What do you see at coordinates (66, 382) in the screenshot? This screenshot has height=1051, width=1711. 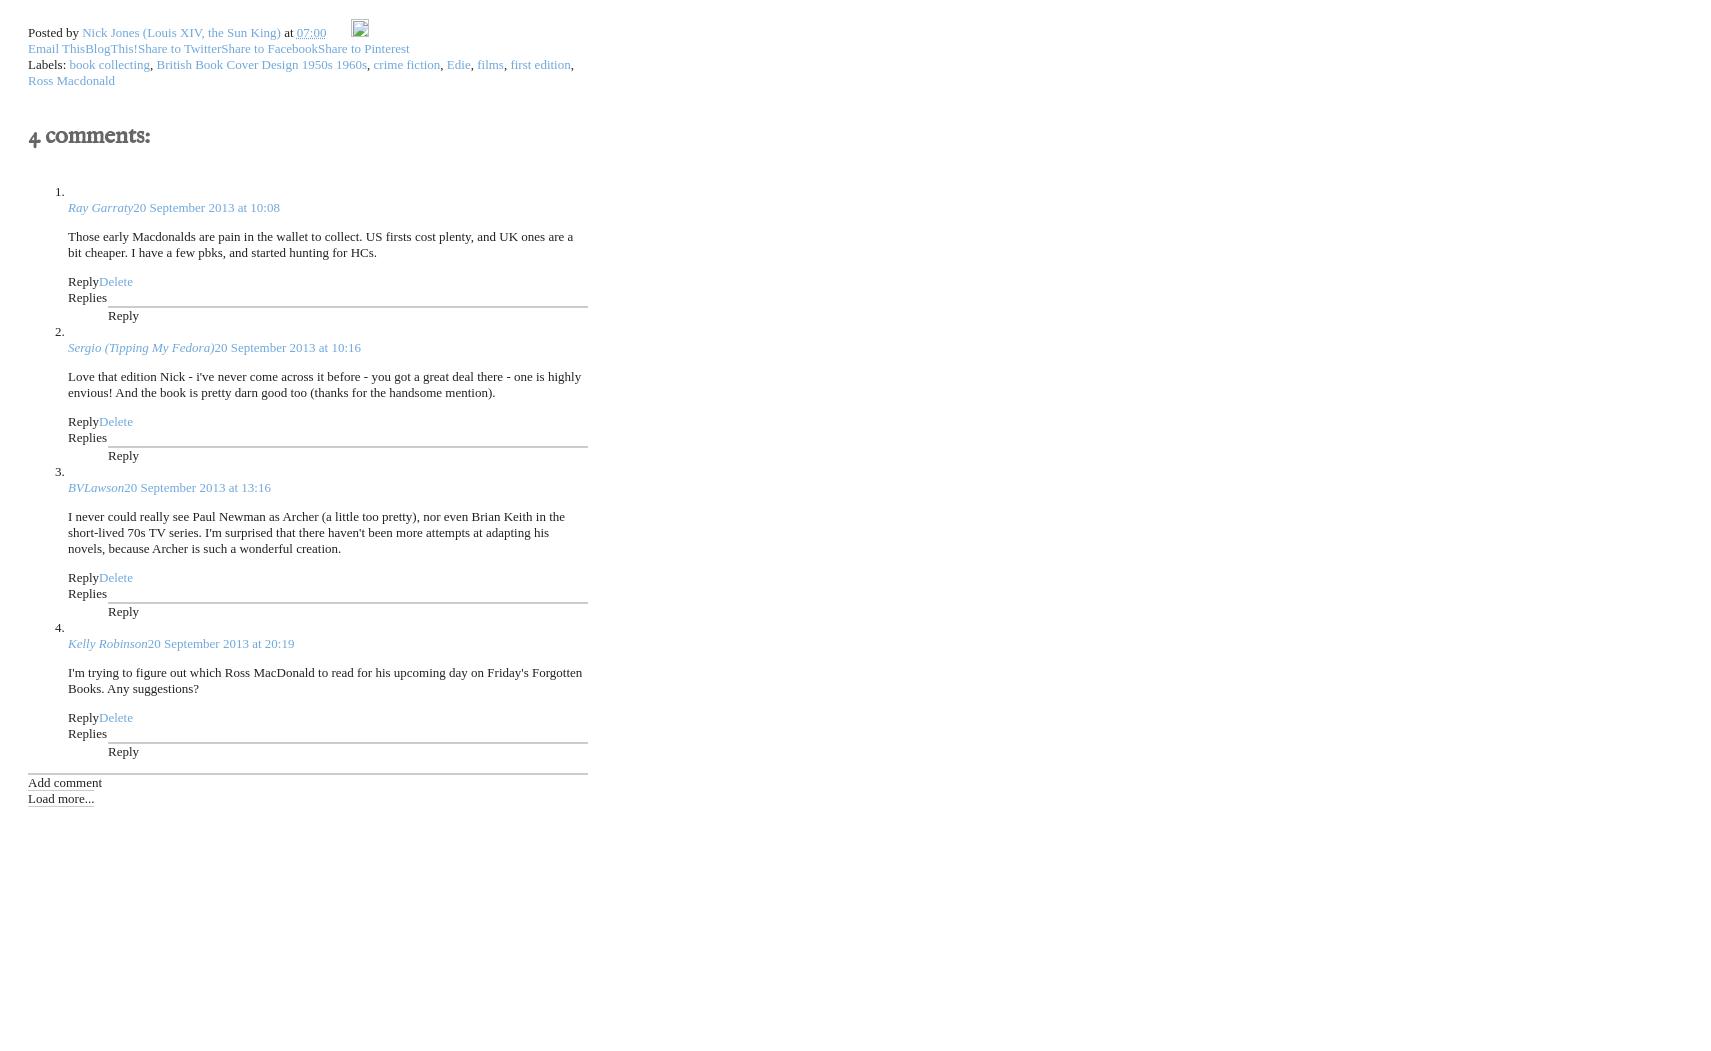 I see `'Love that edition Nick - i've never come across it before - you got a great deal there - one is highly envious! And the book is pretty darn good too (thanks for the handsome mention).'` at bounding box center [66, 382].